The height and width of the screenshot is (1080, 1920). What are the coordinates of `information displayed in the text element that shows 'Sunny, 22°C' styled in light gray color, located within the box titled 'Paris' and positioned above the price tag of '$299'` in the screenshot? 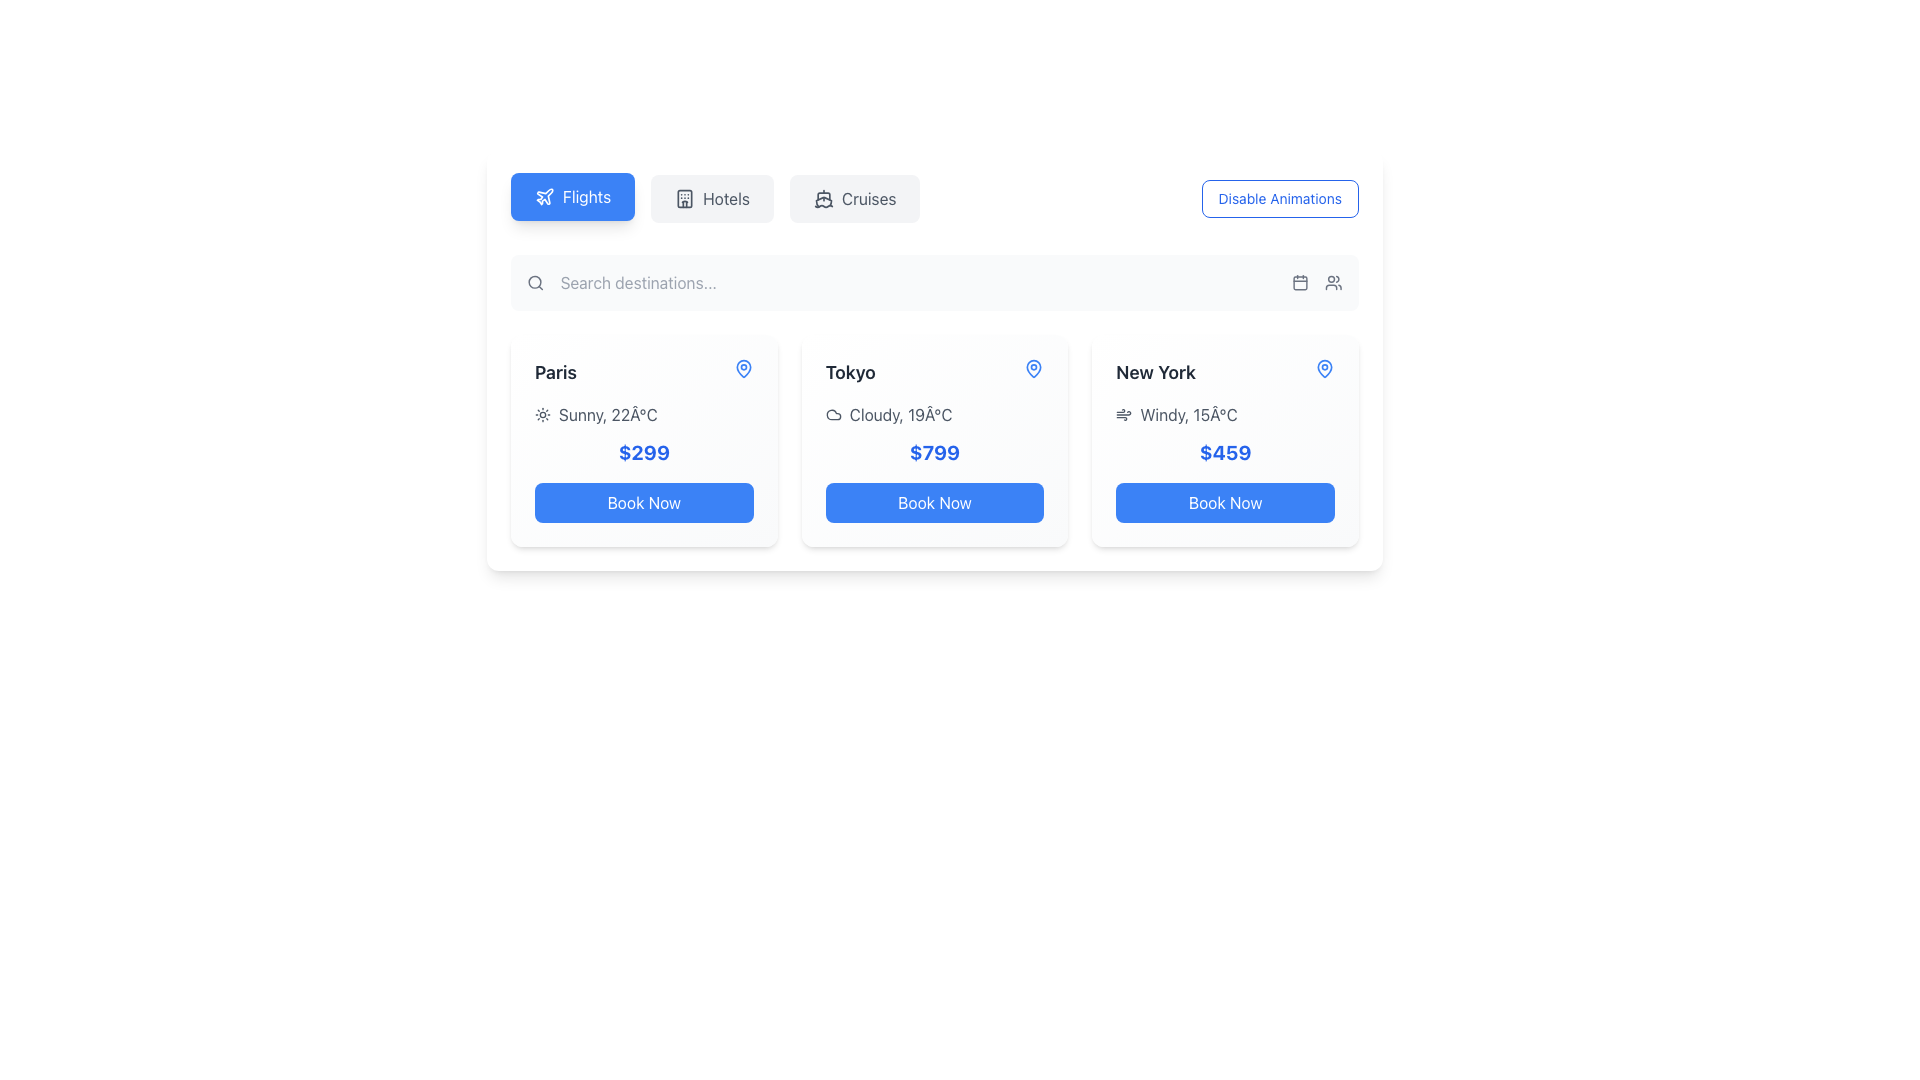 It's located at (644, 414).